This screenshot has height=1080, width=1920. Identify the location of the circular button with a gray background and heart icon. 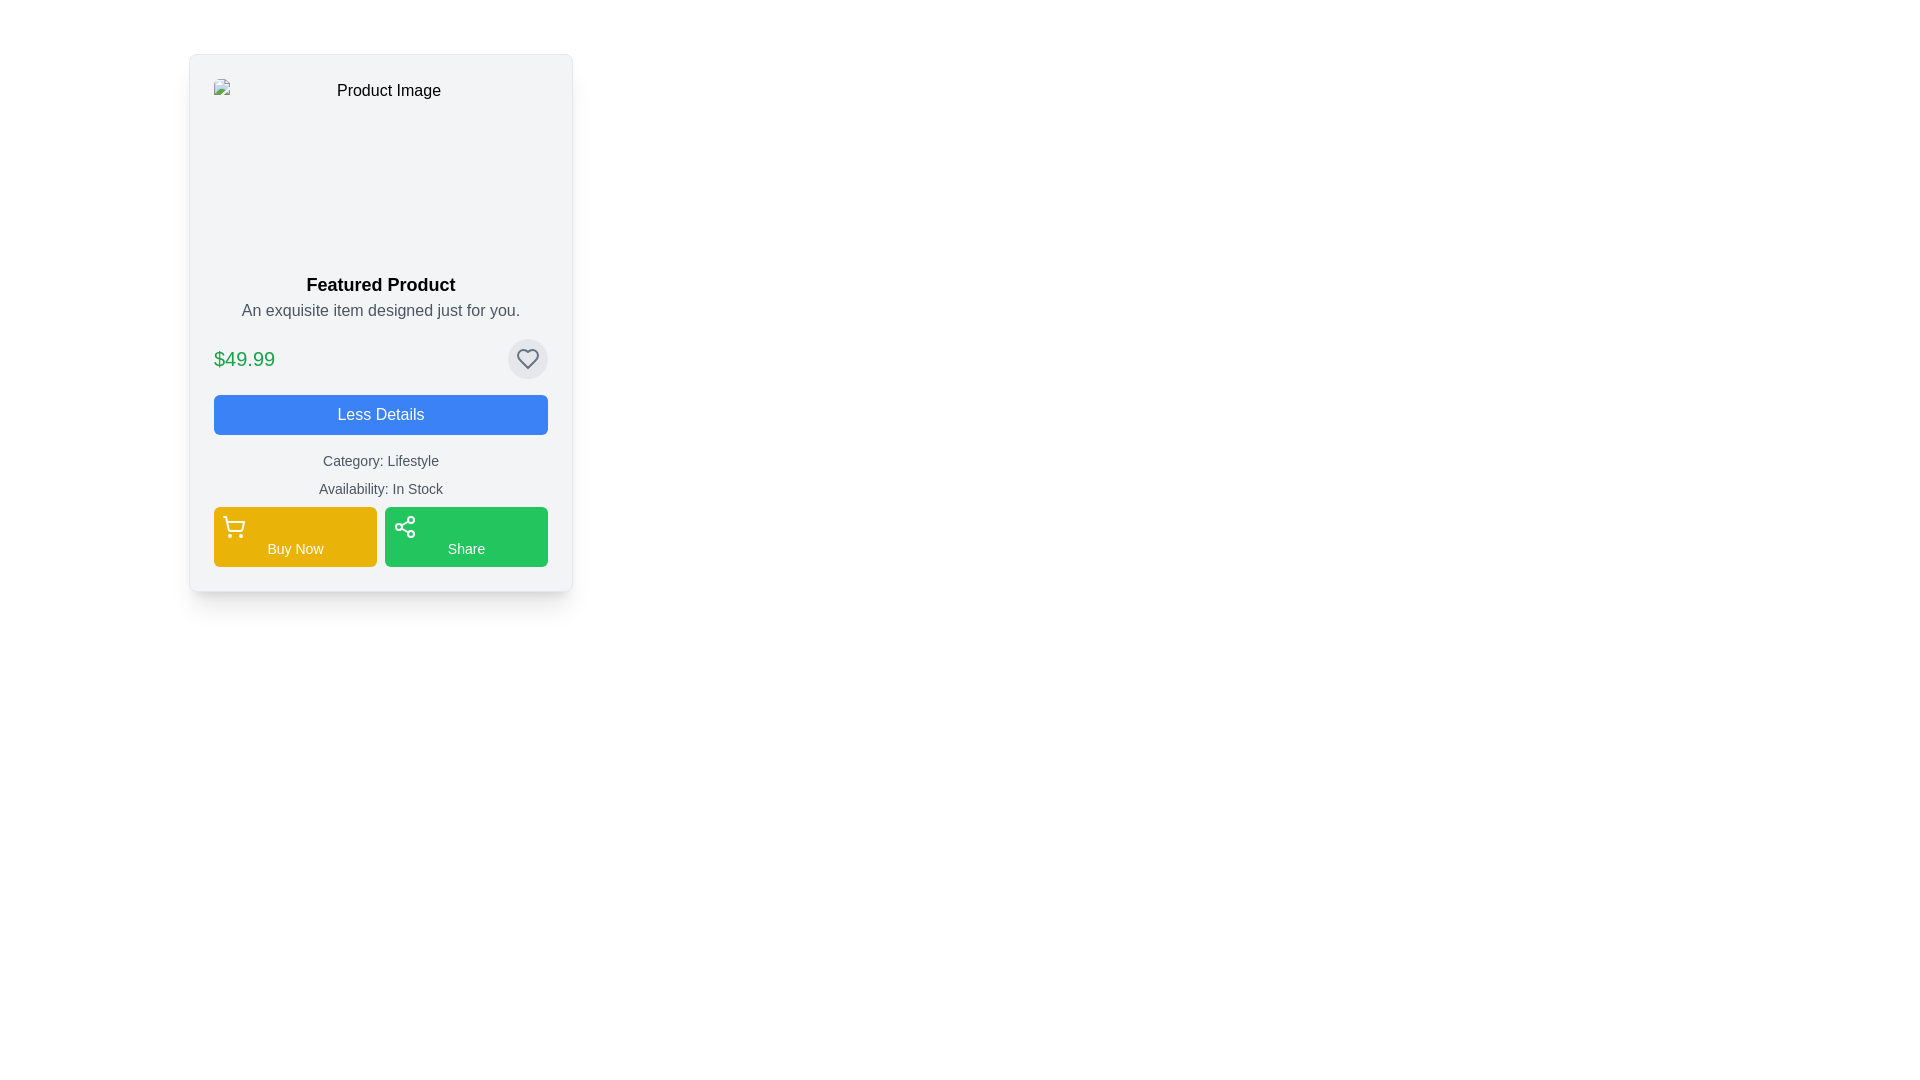
(528, 357).